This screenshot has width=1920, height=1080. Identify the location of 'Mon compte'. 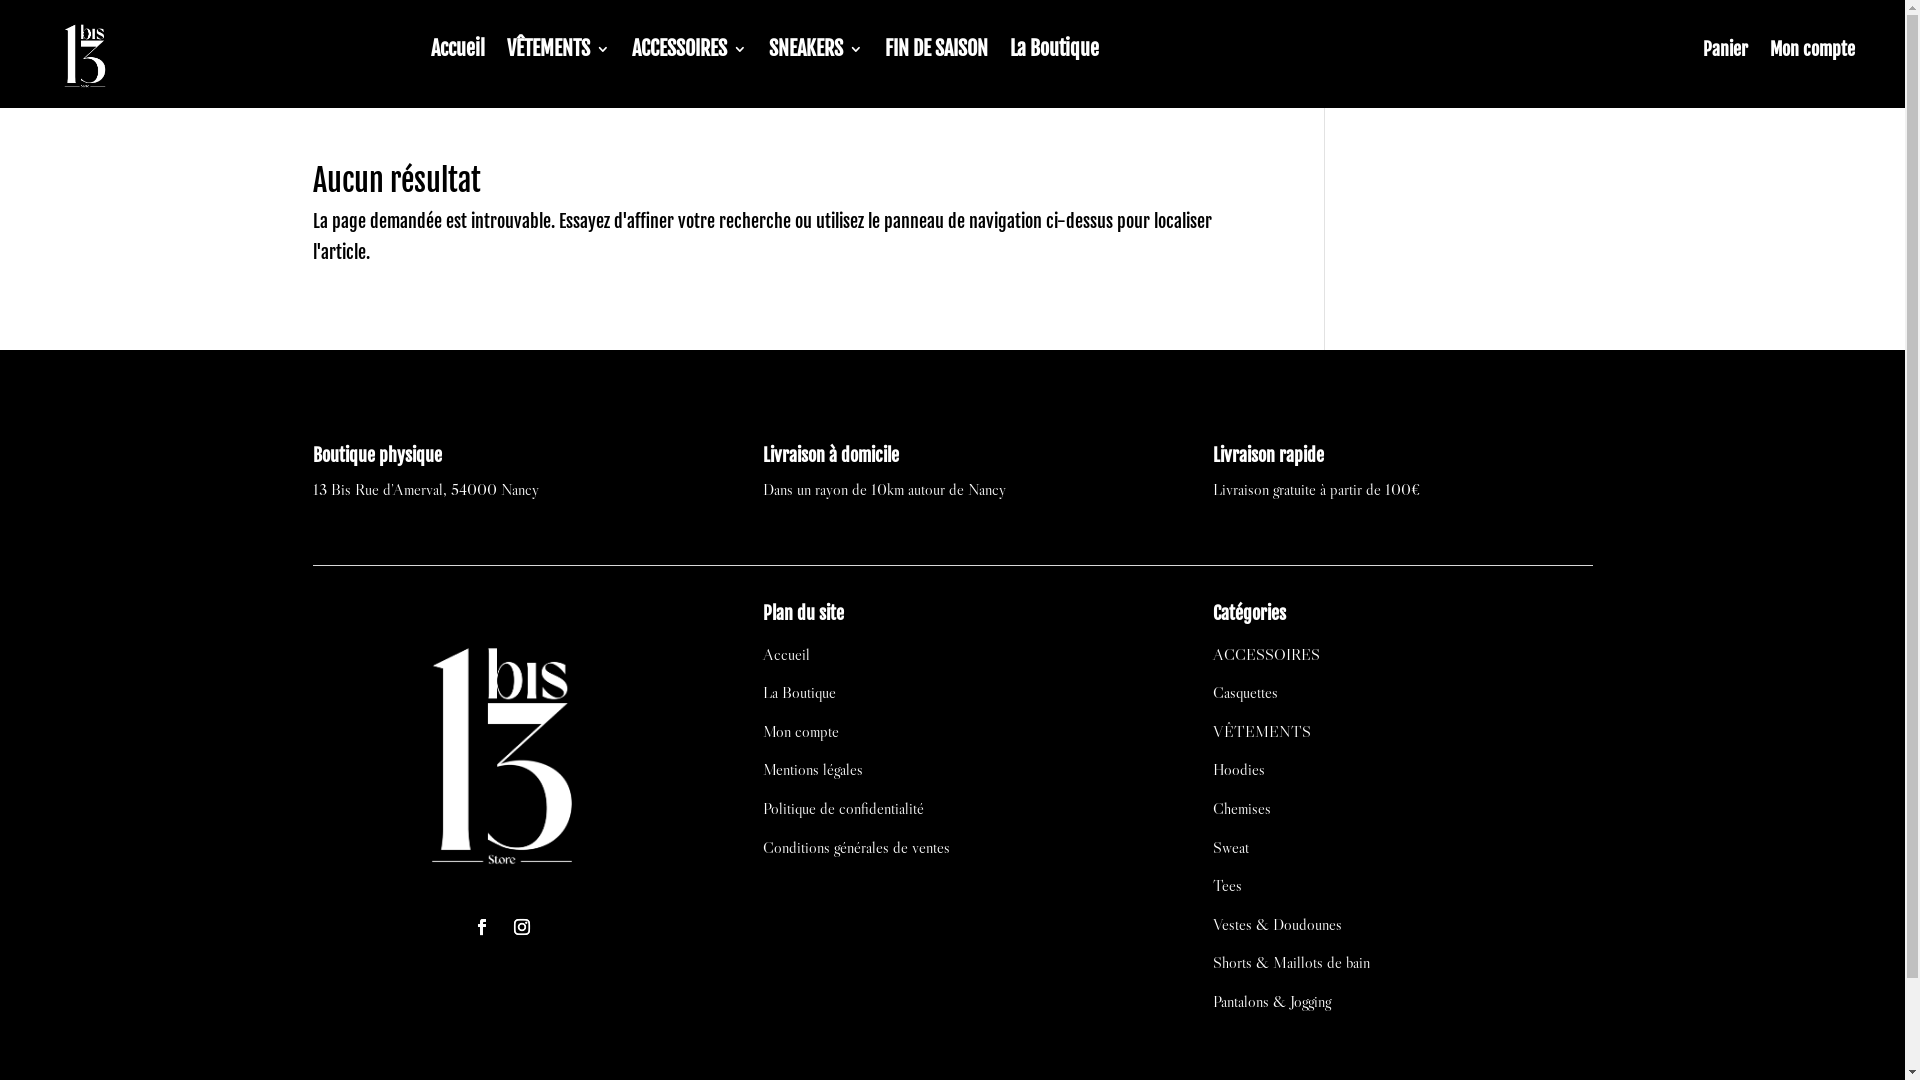
(801, 731).